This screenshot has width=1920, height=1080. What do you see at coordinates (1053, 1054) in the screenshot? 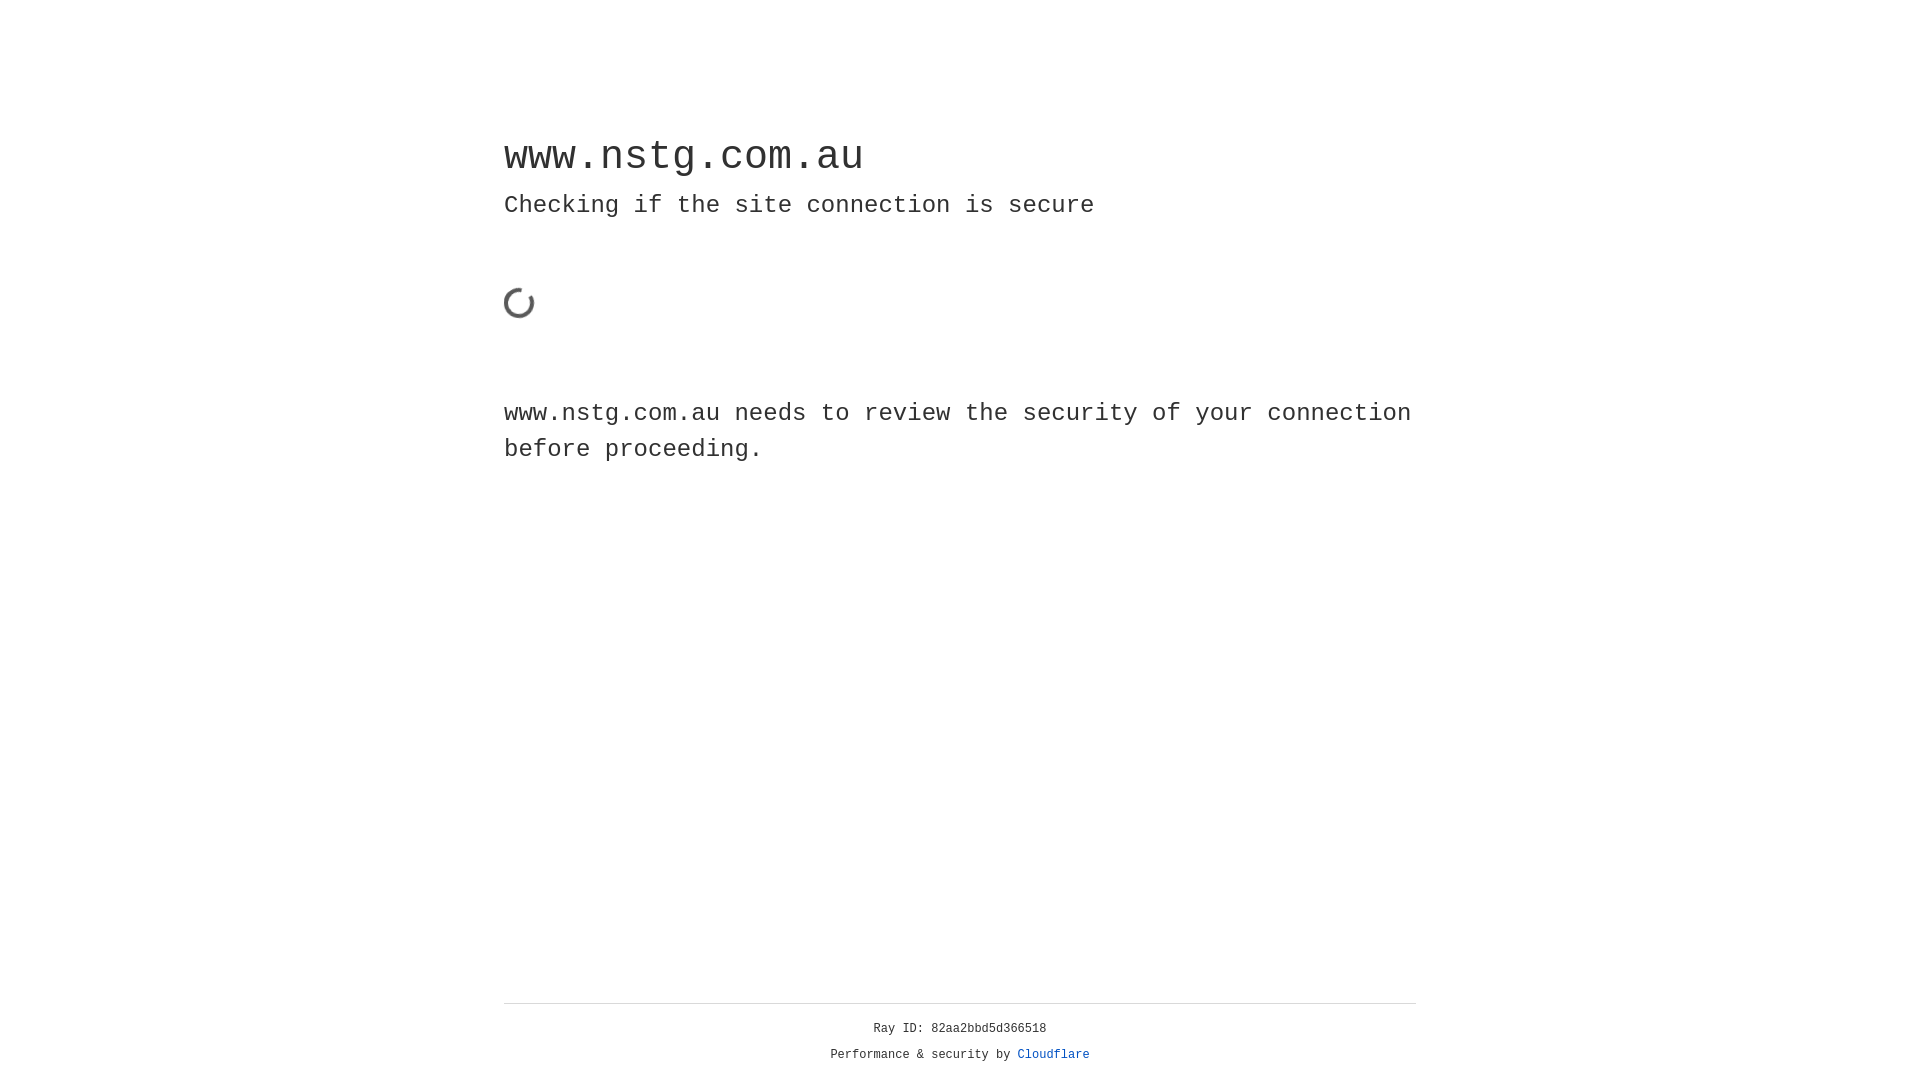
I see `'Cloudflare'` at bounding box center [1053, 1054].